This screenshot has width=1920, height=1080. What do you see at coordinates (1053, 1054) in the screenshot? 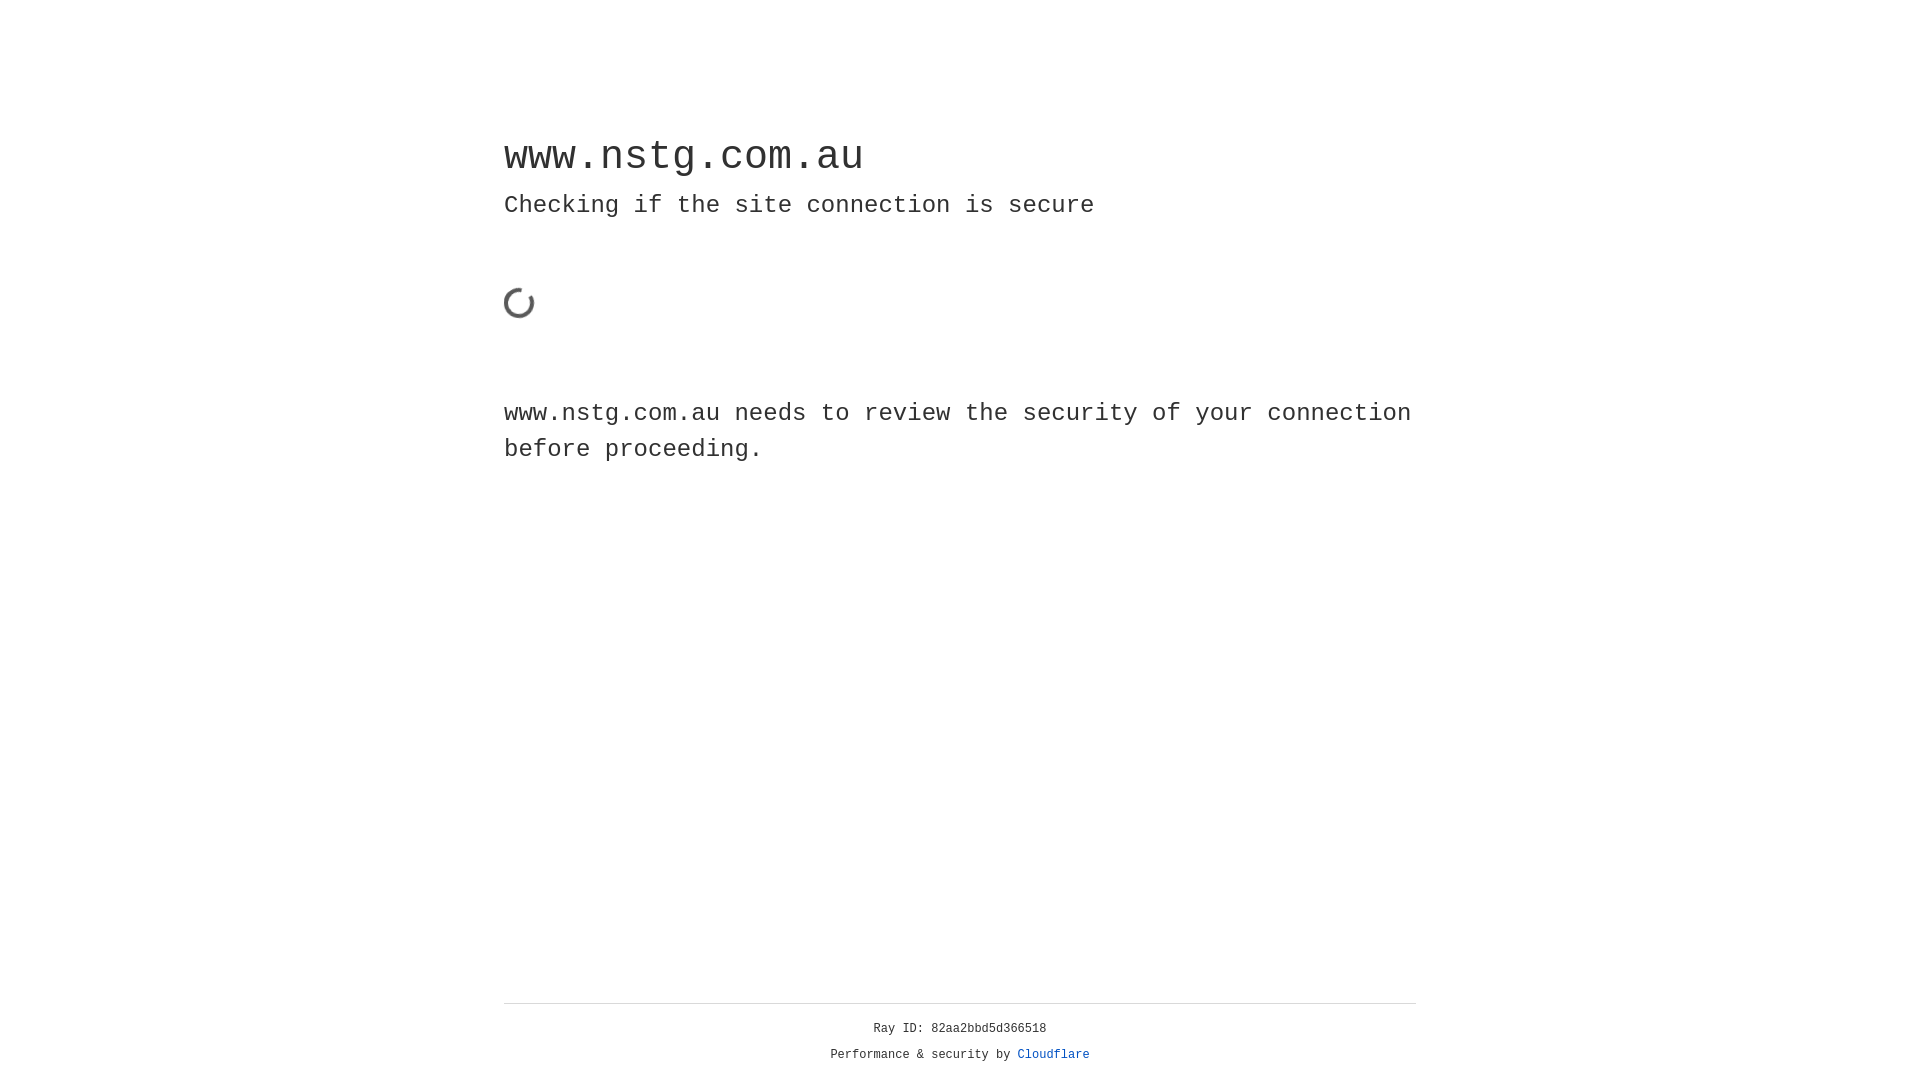
I see `'Cloudflare'` at bounding box center [1053, 1054].